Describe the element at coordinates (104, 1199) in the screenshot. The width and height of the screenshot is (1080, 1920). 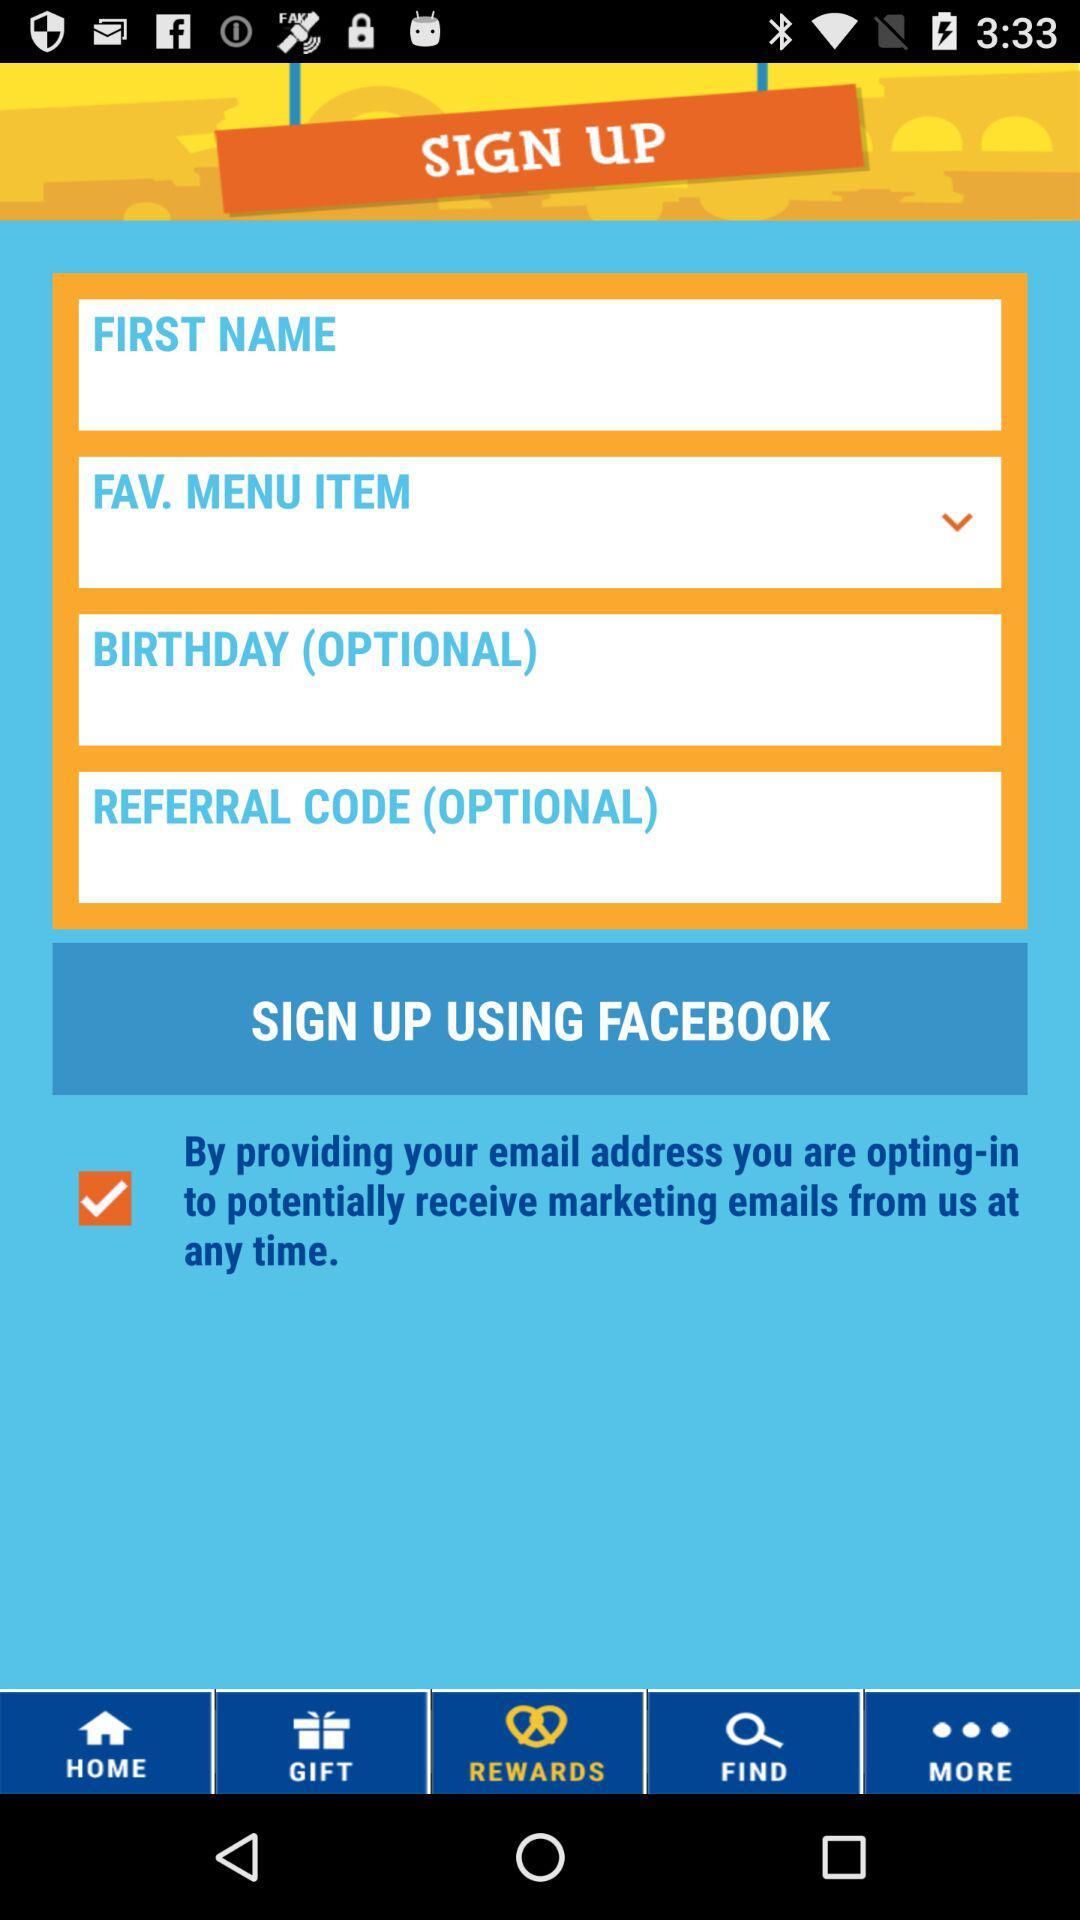
I see `click the tick box` at that location.